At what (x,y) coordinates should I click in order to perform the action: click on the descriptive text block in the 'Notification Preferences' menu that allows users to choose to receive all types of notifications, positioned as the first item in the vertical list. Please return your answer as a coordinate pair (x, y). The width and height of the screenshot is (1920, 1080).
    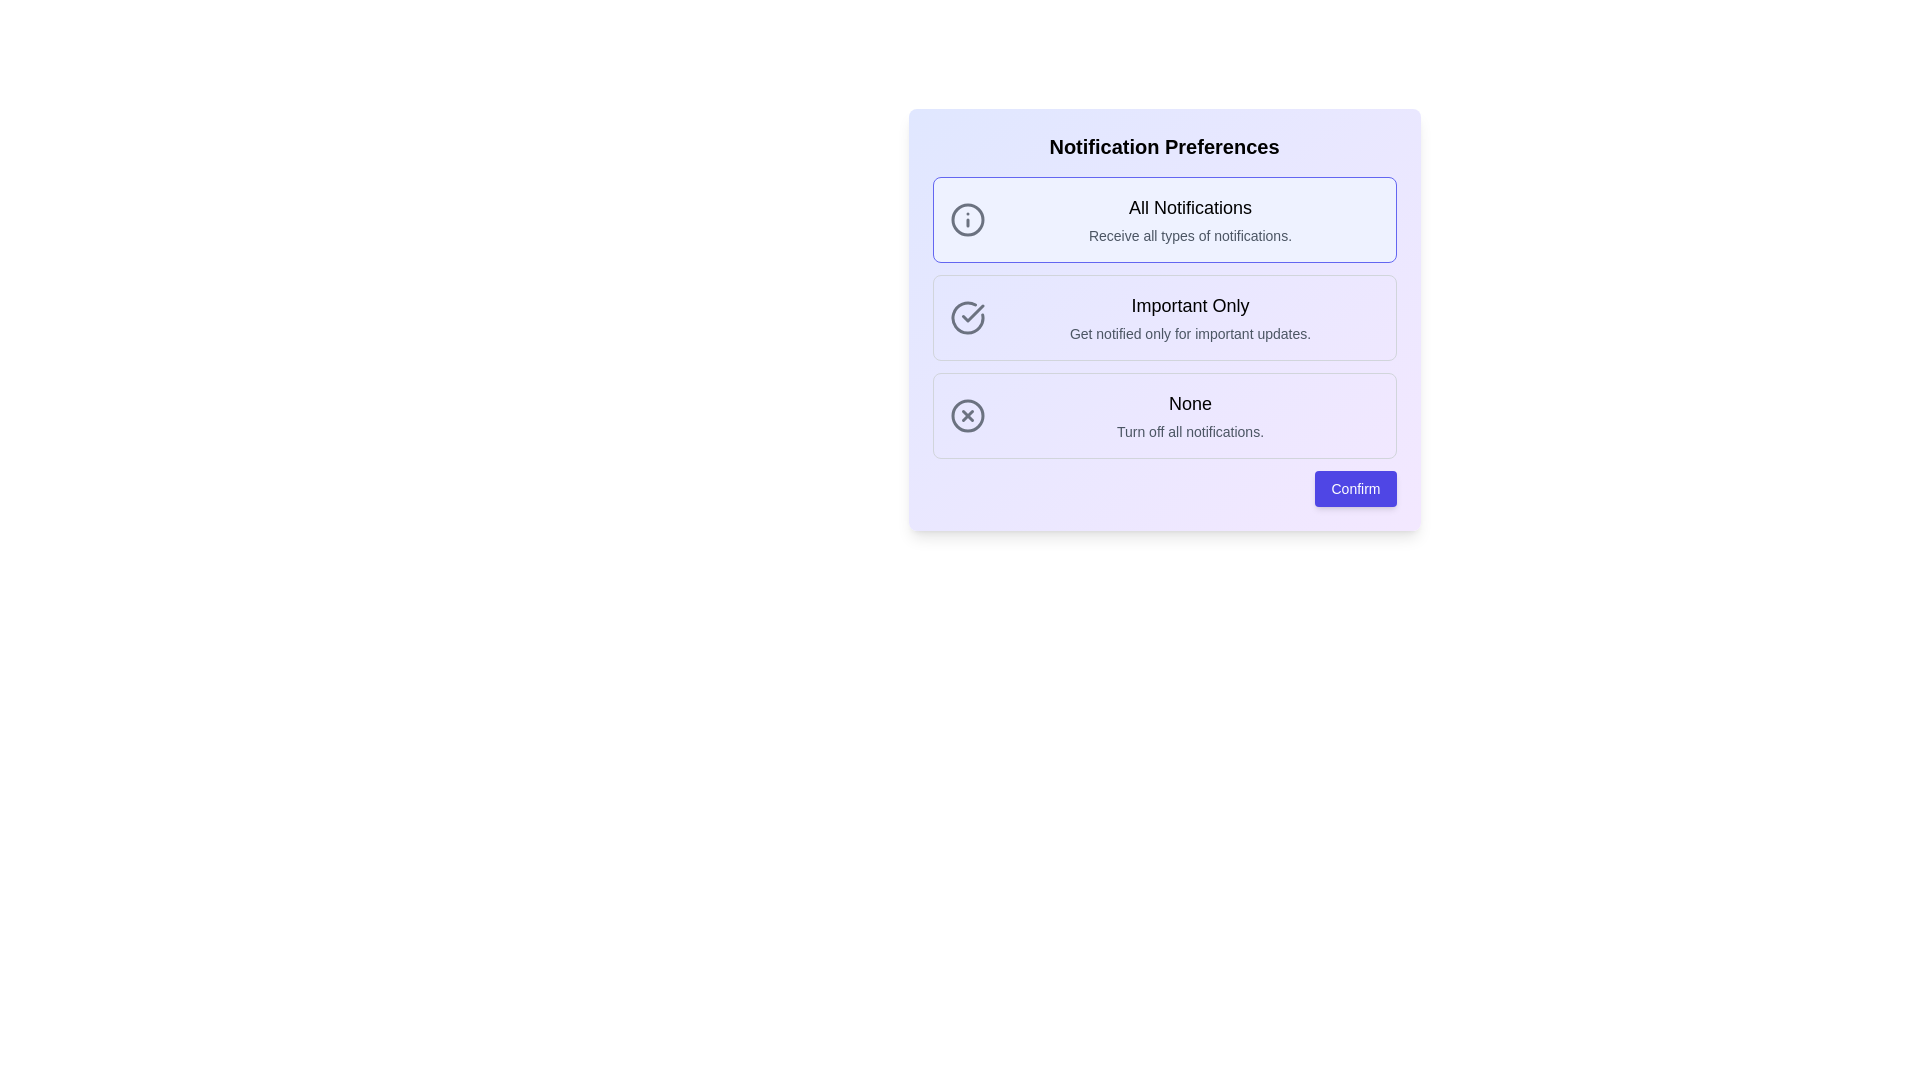
    Looking at the image, I should click on (1190, 219).